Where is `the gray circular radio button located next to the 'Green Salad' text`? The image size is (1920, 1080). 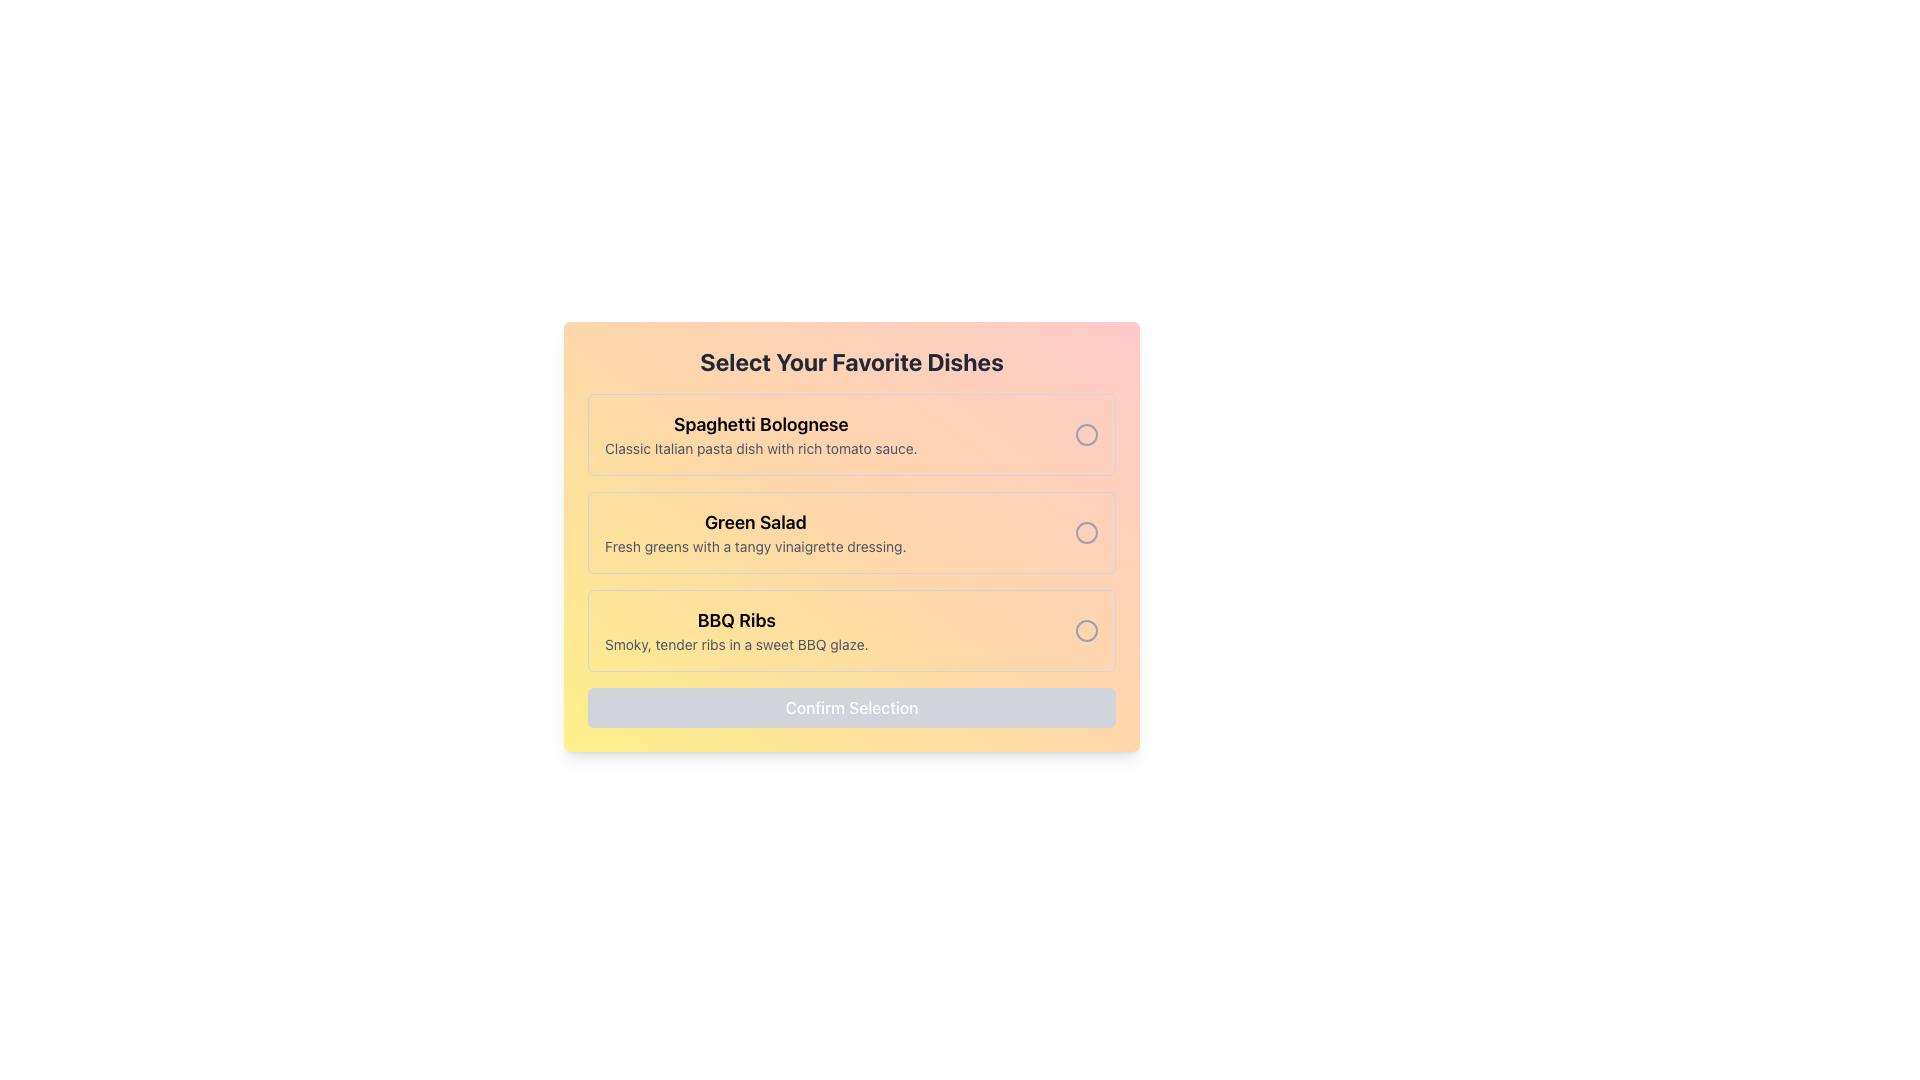
the gray circular radio button located next to the 'Green Salad' text is located at coordinates (1085, 531).